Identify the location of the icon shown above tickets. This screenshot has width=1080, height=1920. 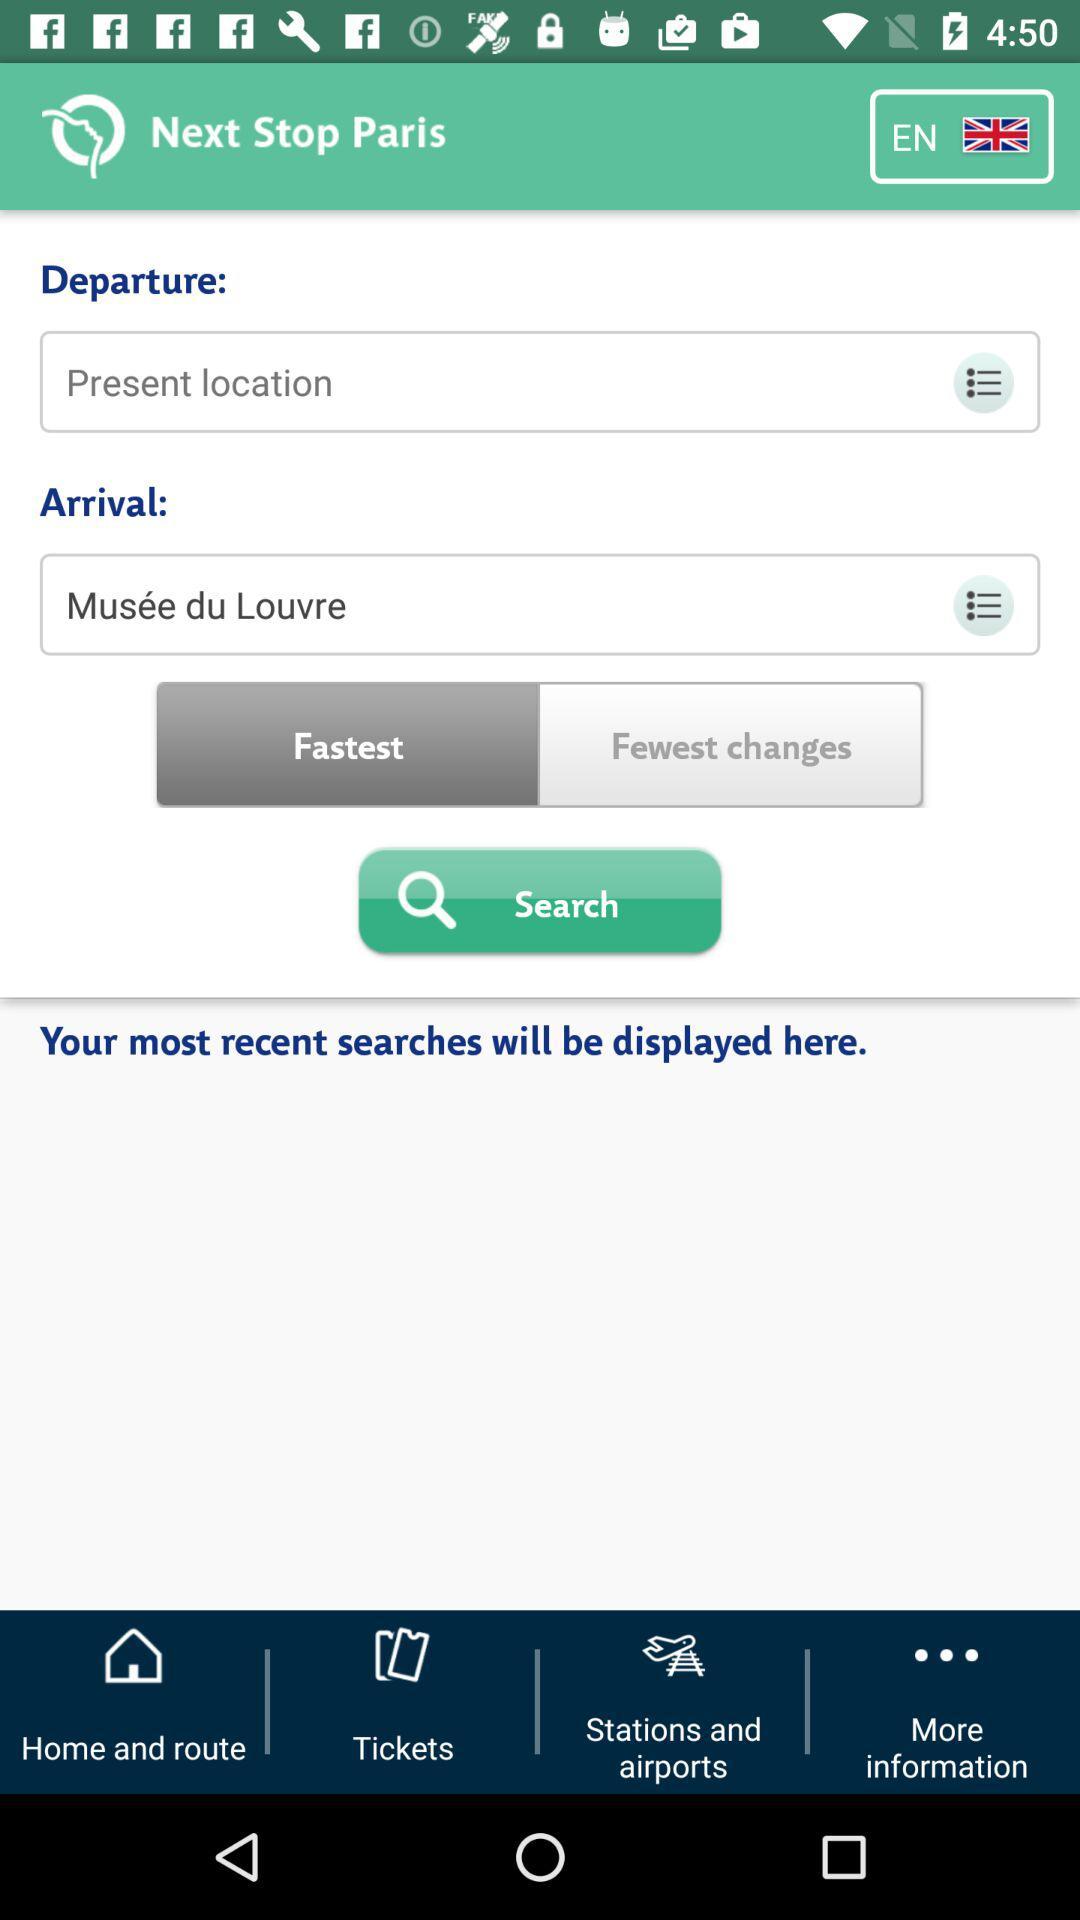
(403, 1655).